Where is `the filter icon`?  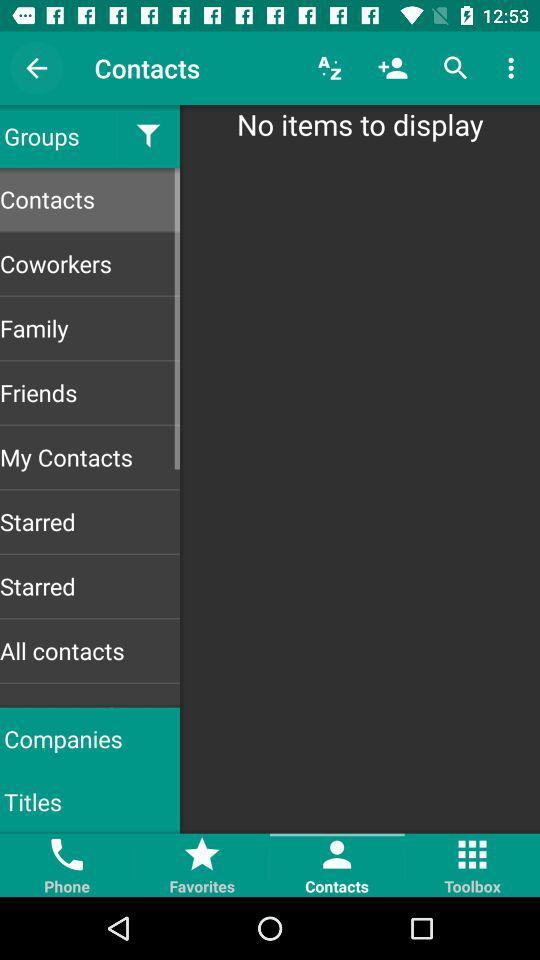
the filter icon is located at coordinates (147, 135).